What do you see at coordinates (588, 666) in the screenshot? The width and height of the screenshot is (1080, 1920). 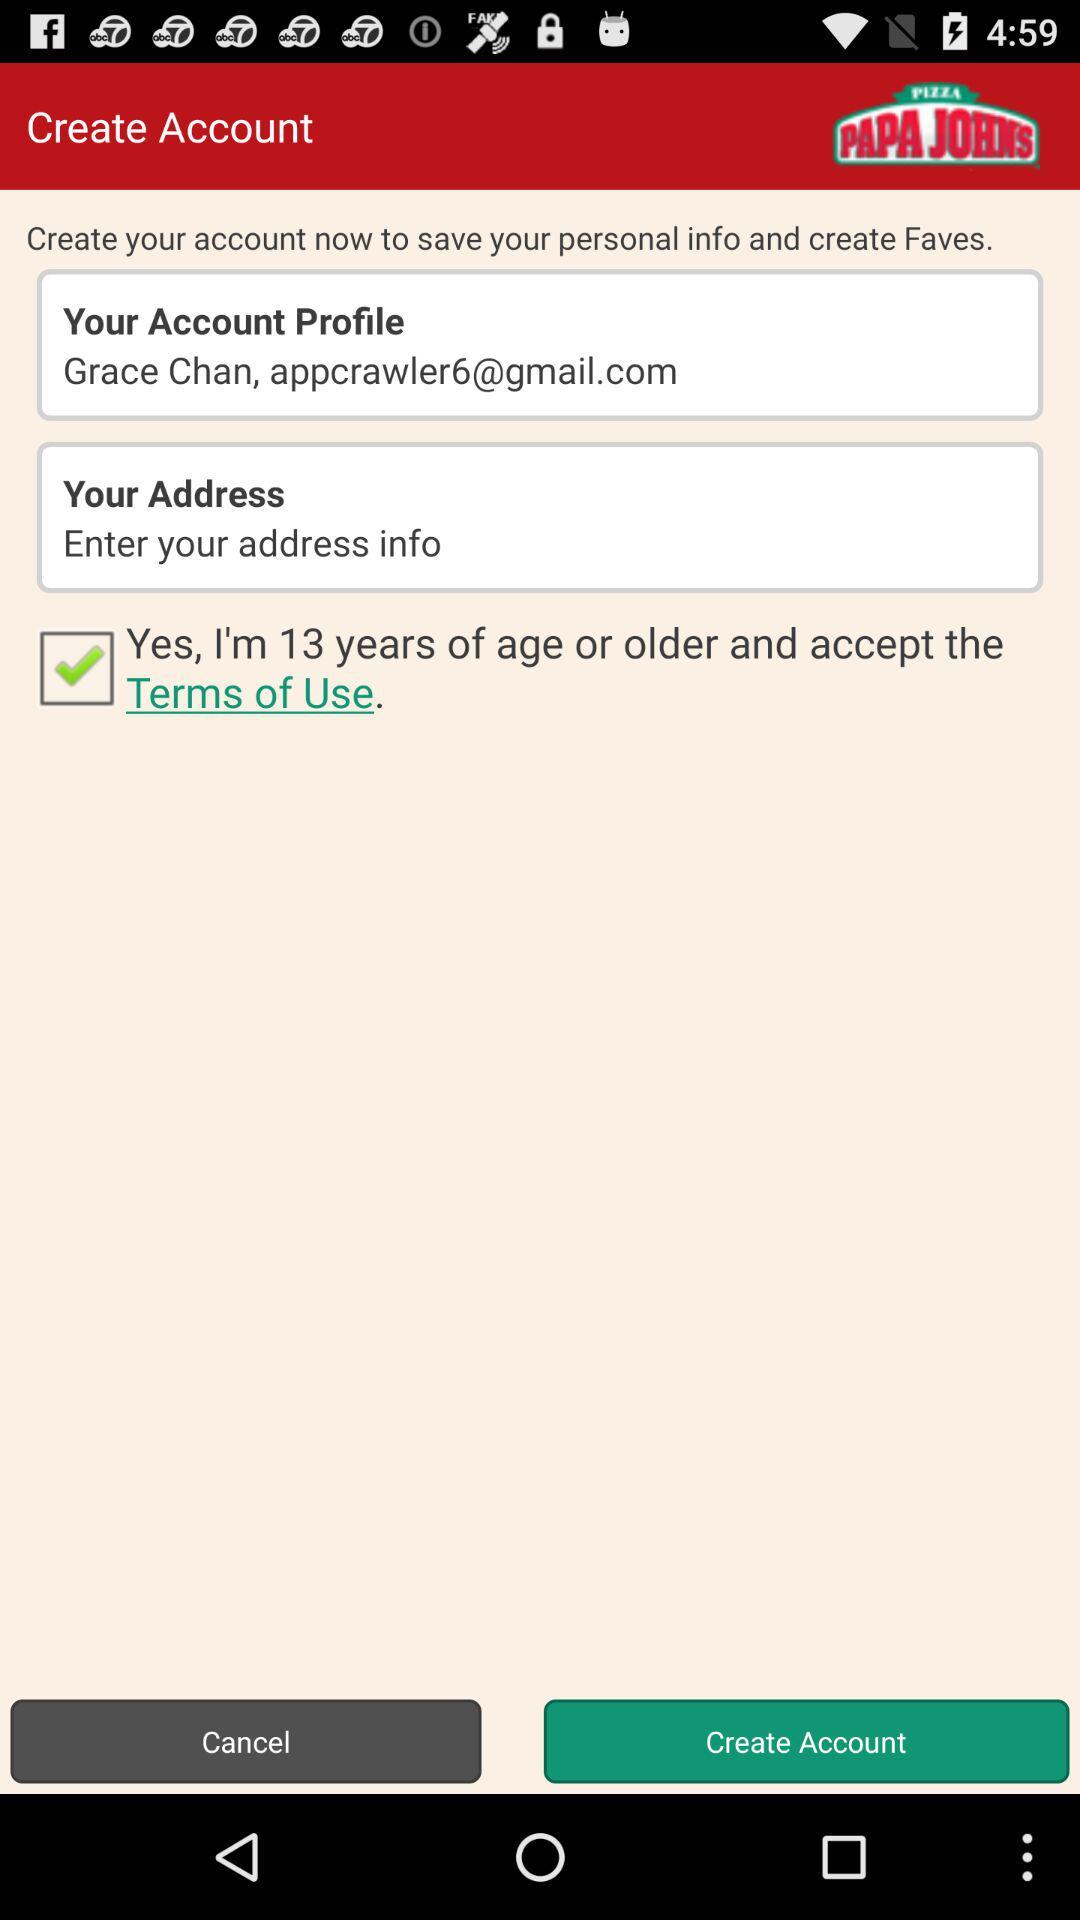 I see `the yes i m` at bounding box center [588, 666].